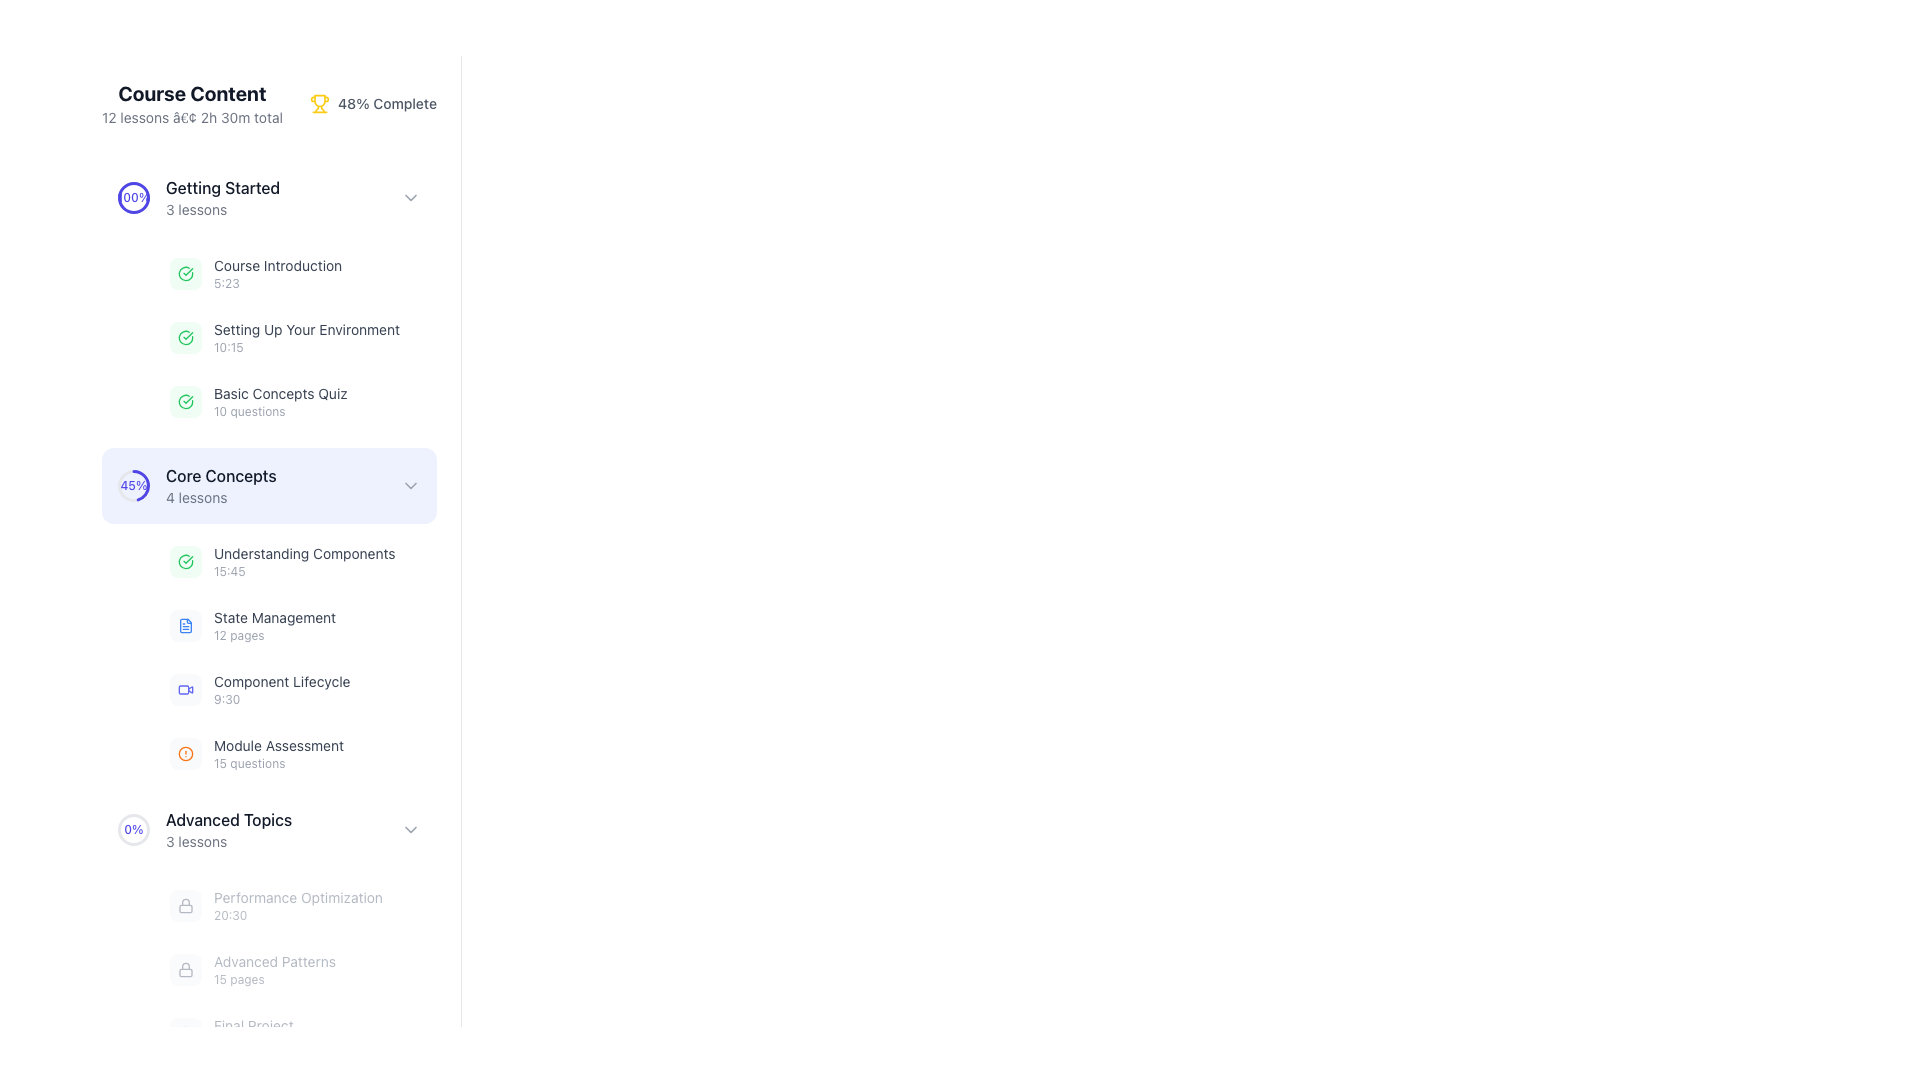 This screenshot has width=1920, height=1080. I want to click on the play button located to the far right of the 'Component Lifecycle' lesson, next to the duration '9:30', so click(407, 689).